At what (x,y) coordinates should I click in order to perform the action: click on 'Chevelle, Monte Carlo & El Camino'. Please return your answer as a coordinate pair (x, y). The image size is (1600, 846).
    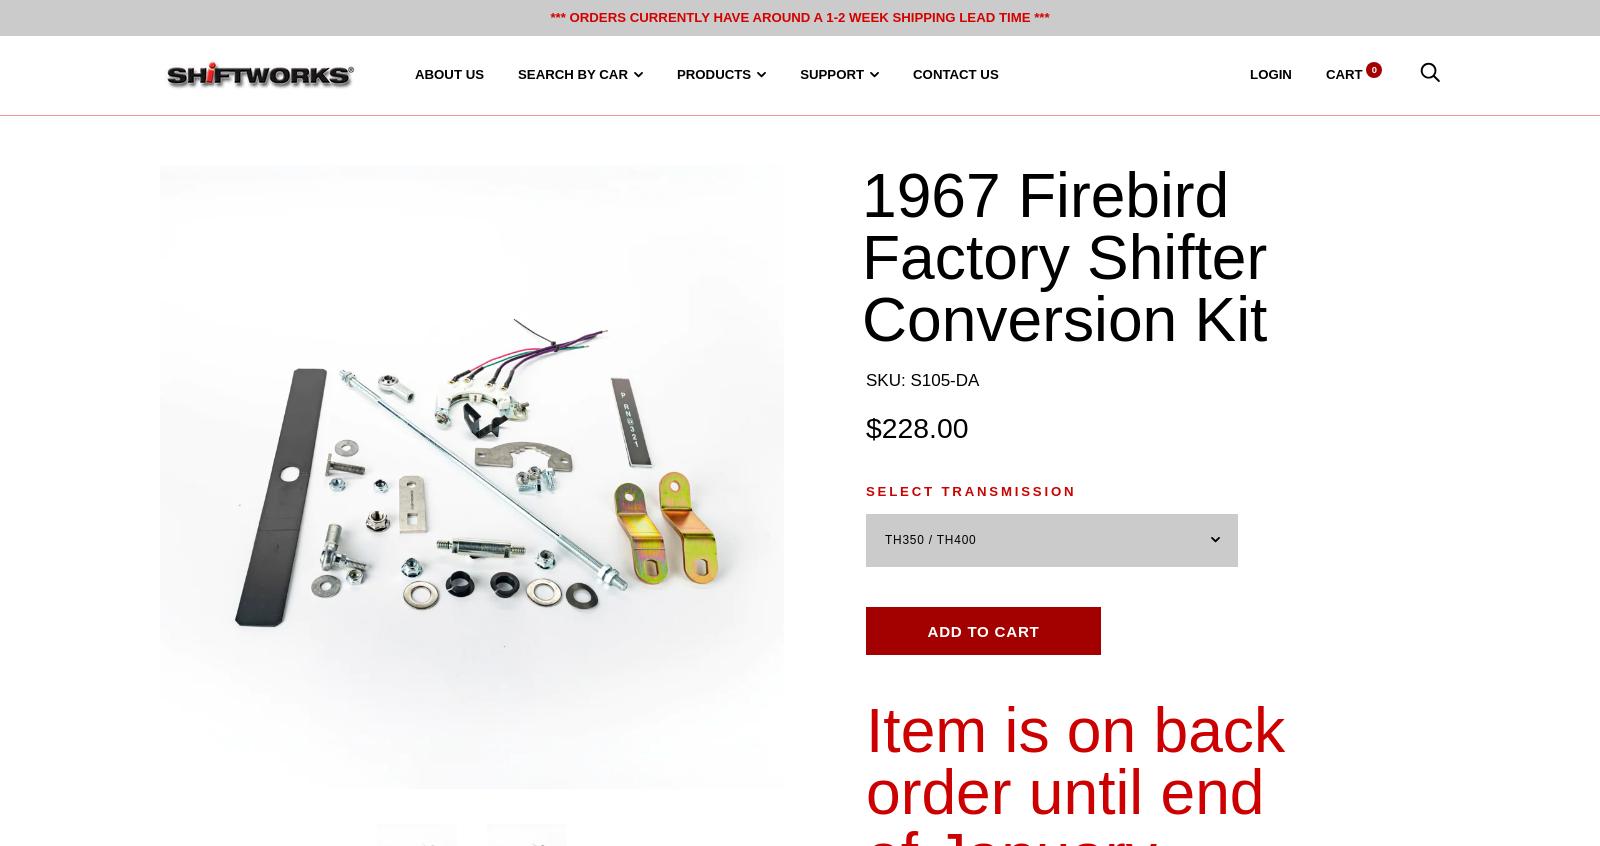
    Looking at the image, I should click on (766, 297).